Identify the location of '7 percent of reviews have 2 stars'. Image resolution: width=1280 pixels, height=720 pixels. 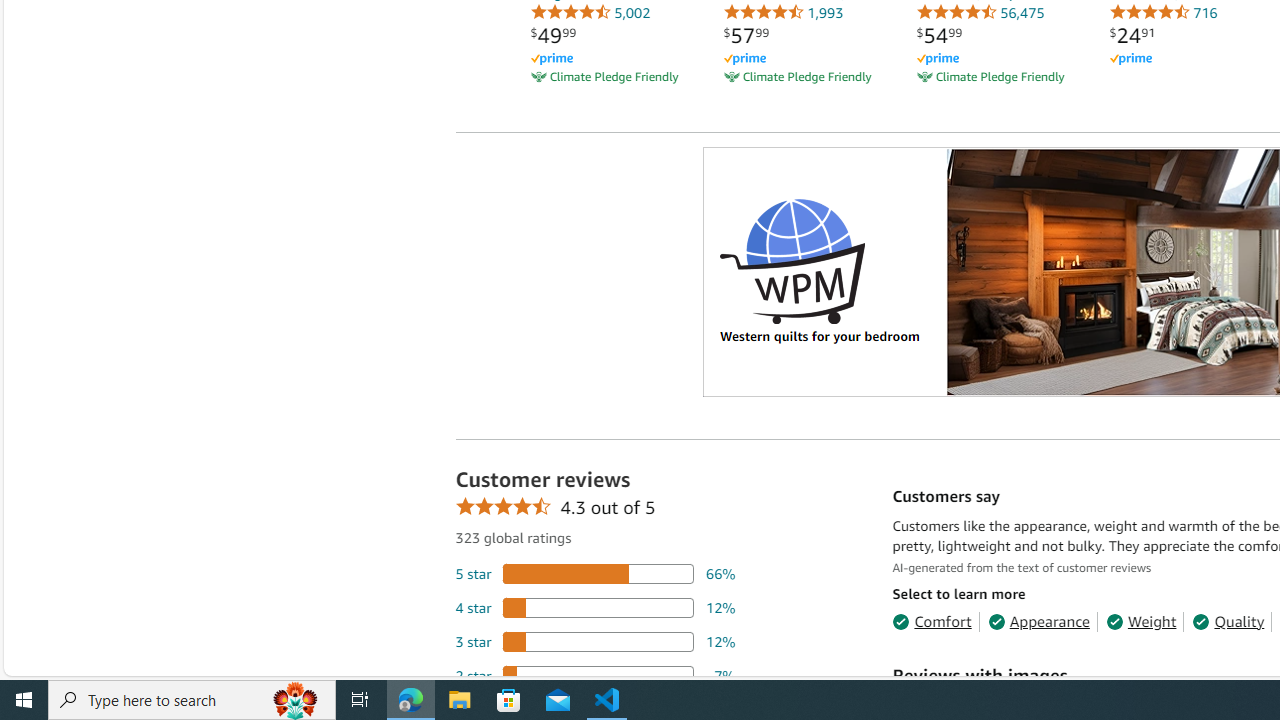
(594, 675).